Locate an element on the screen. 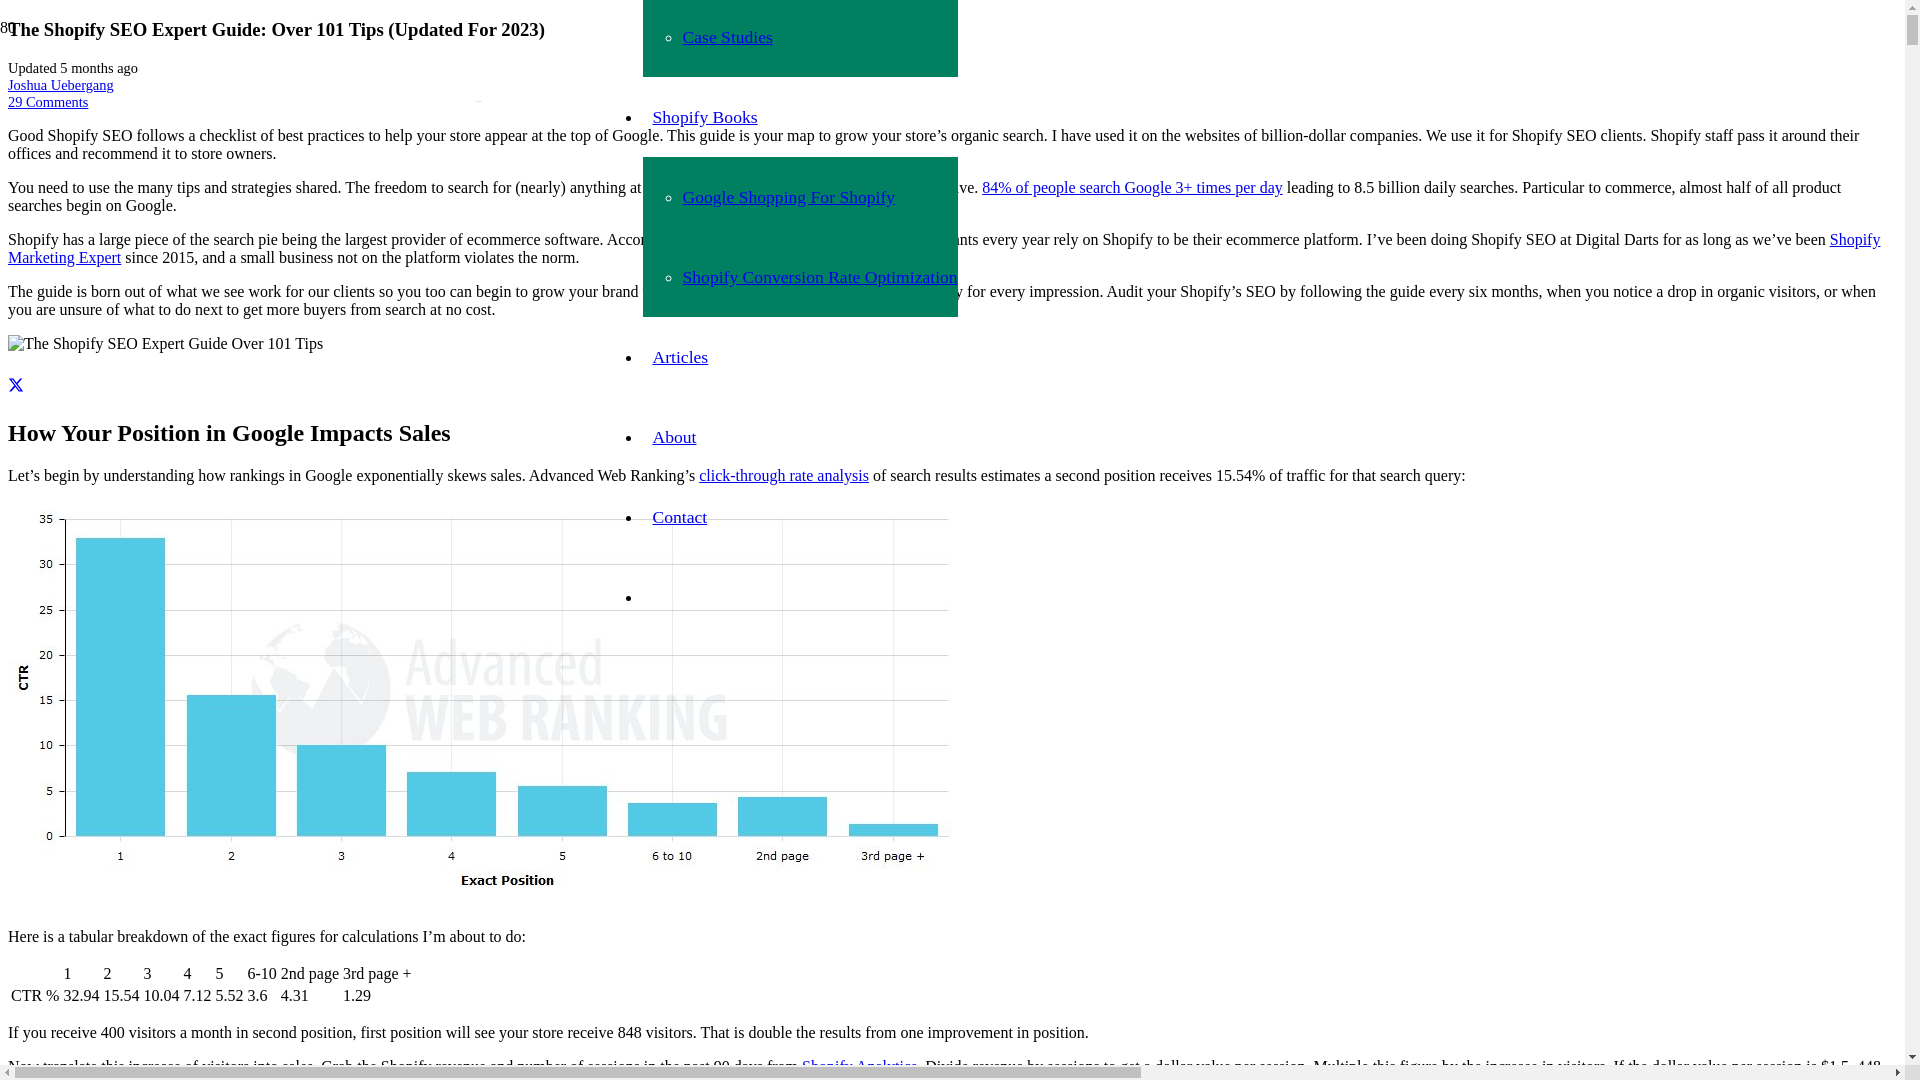  'Shopify Conversion Rate Optimization' is located at coordinates (819, 277).